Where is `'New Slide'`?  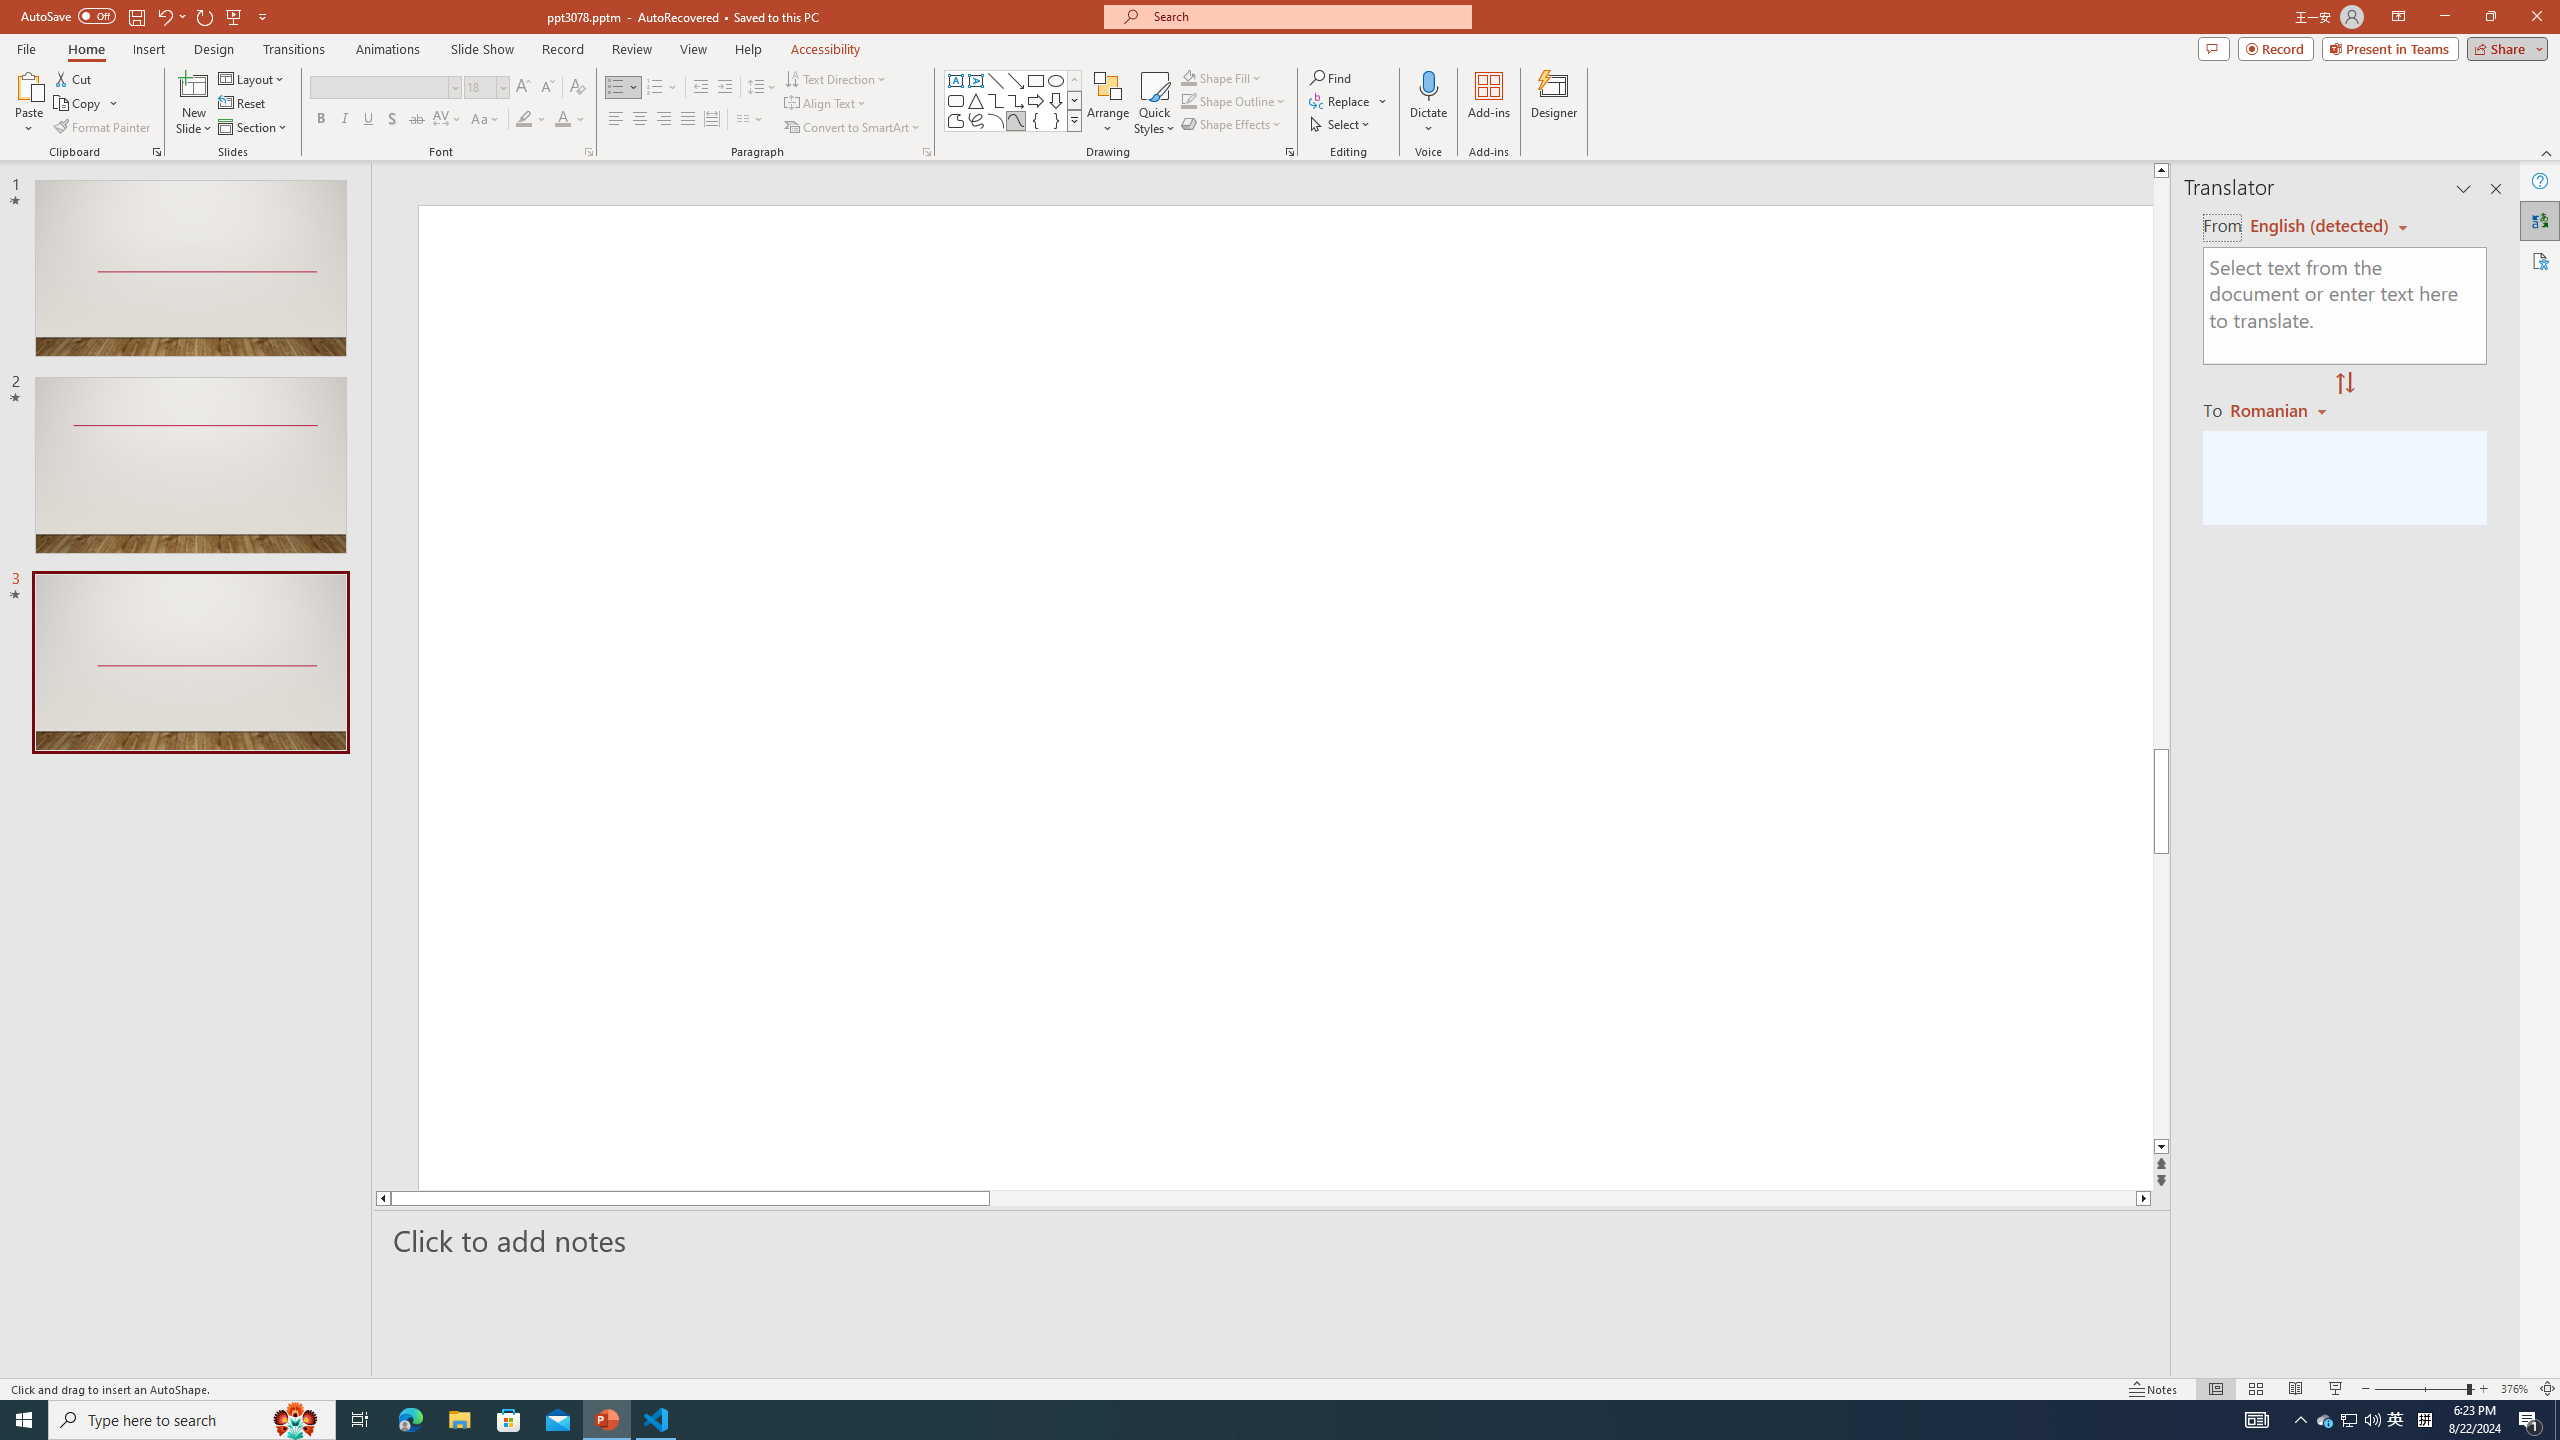
'New Slide' is located at coordinates (193, 84).